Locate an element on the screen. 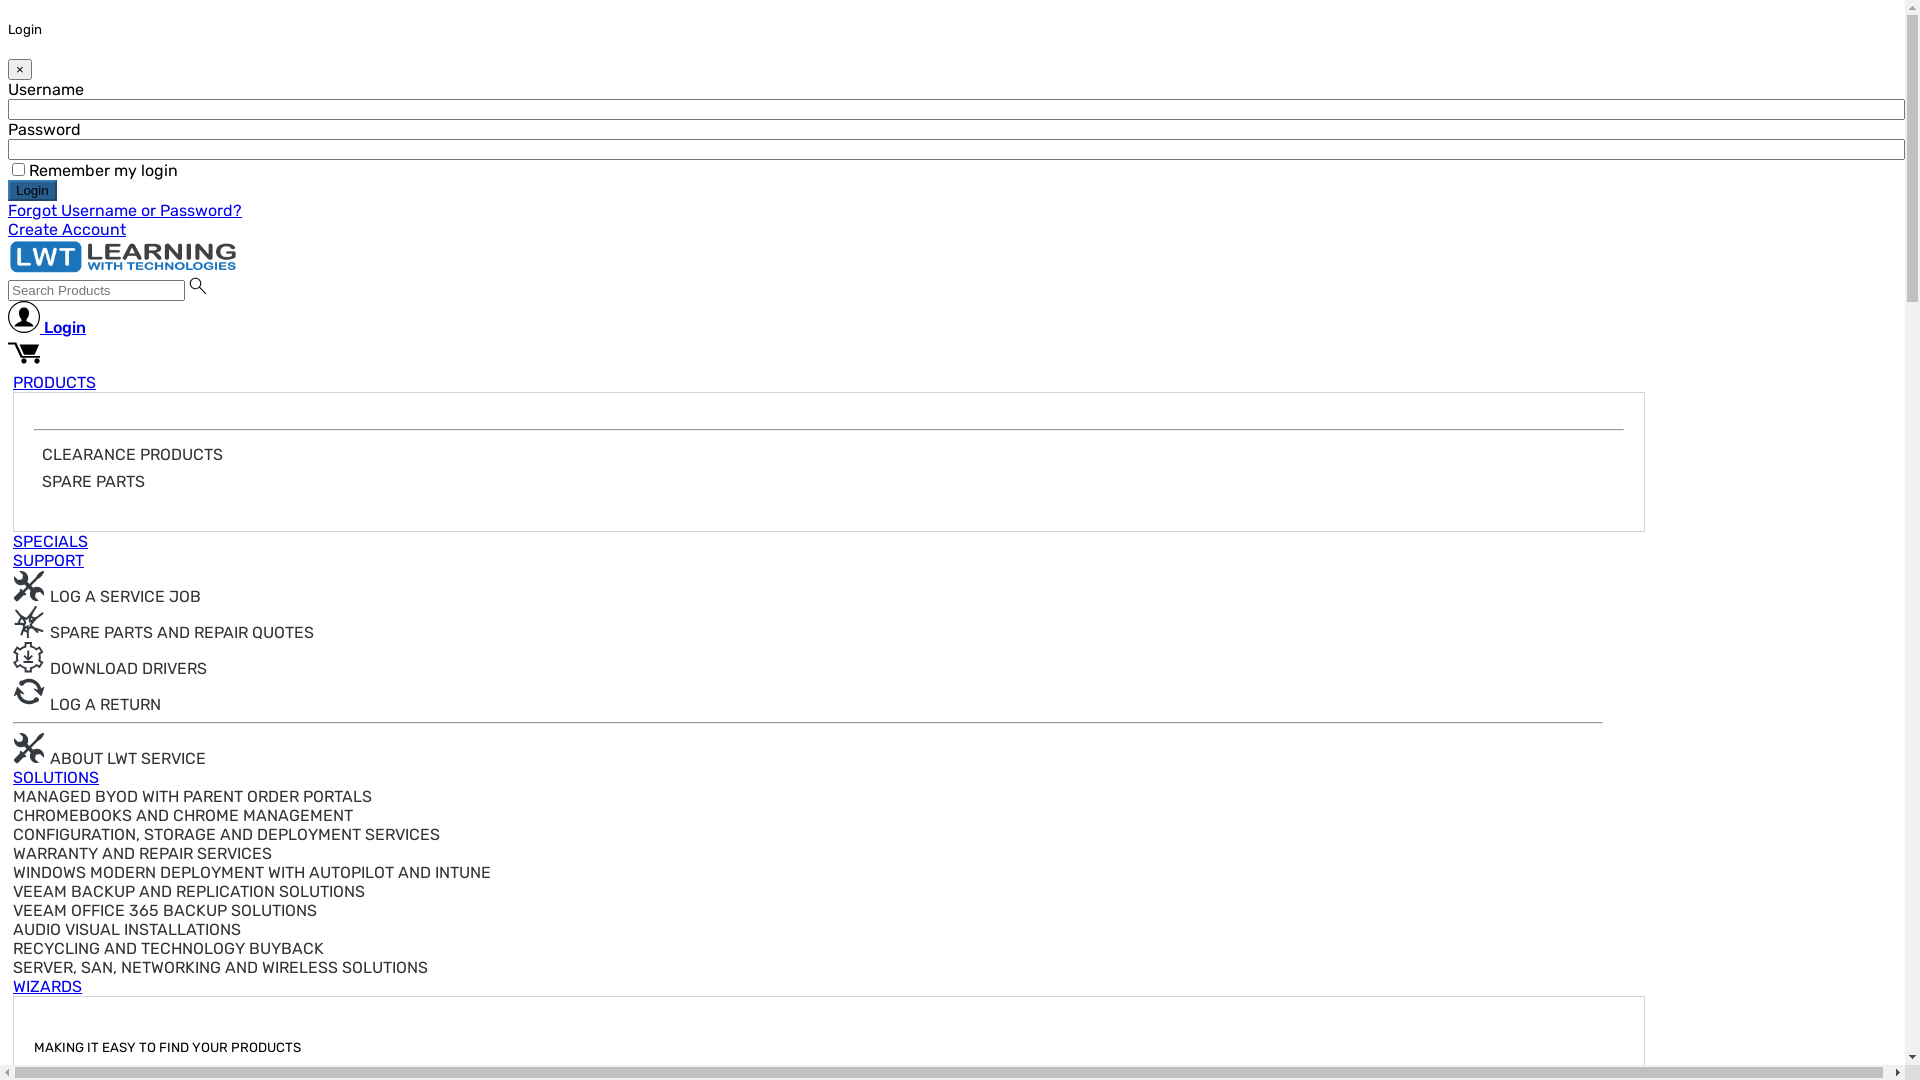  'LOG A SERVICE JOB' is located at coordinates (105, 595).